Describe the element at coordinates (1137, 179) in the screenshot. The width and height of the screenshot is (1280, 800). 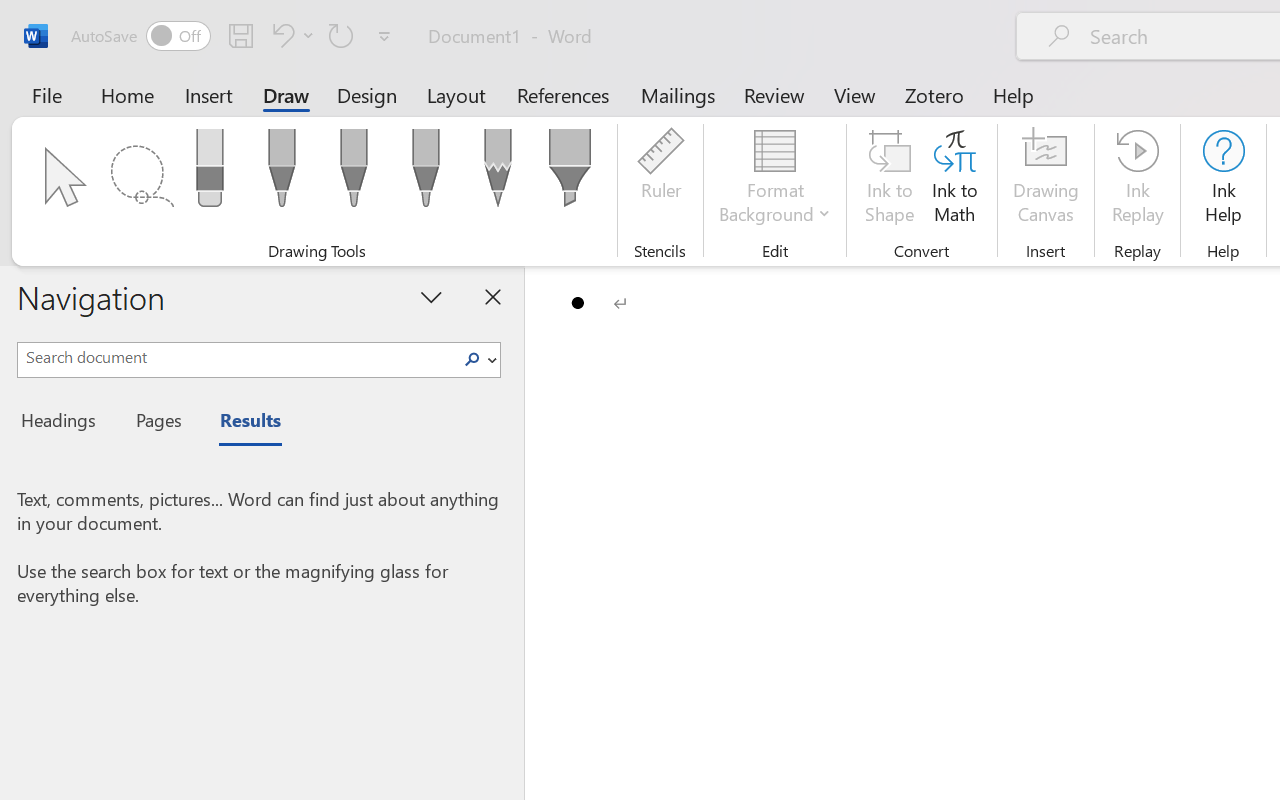
I see `'Ink Replay'` at that location.